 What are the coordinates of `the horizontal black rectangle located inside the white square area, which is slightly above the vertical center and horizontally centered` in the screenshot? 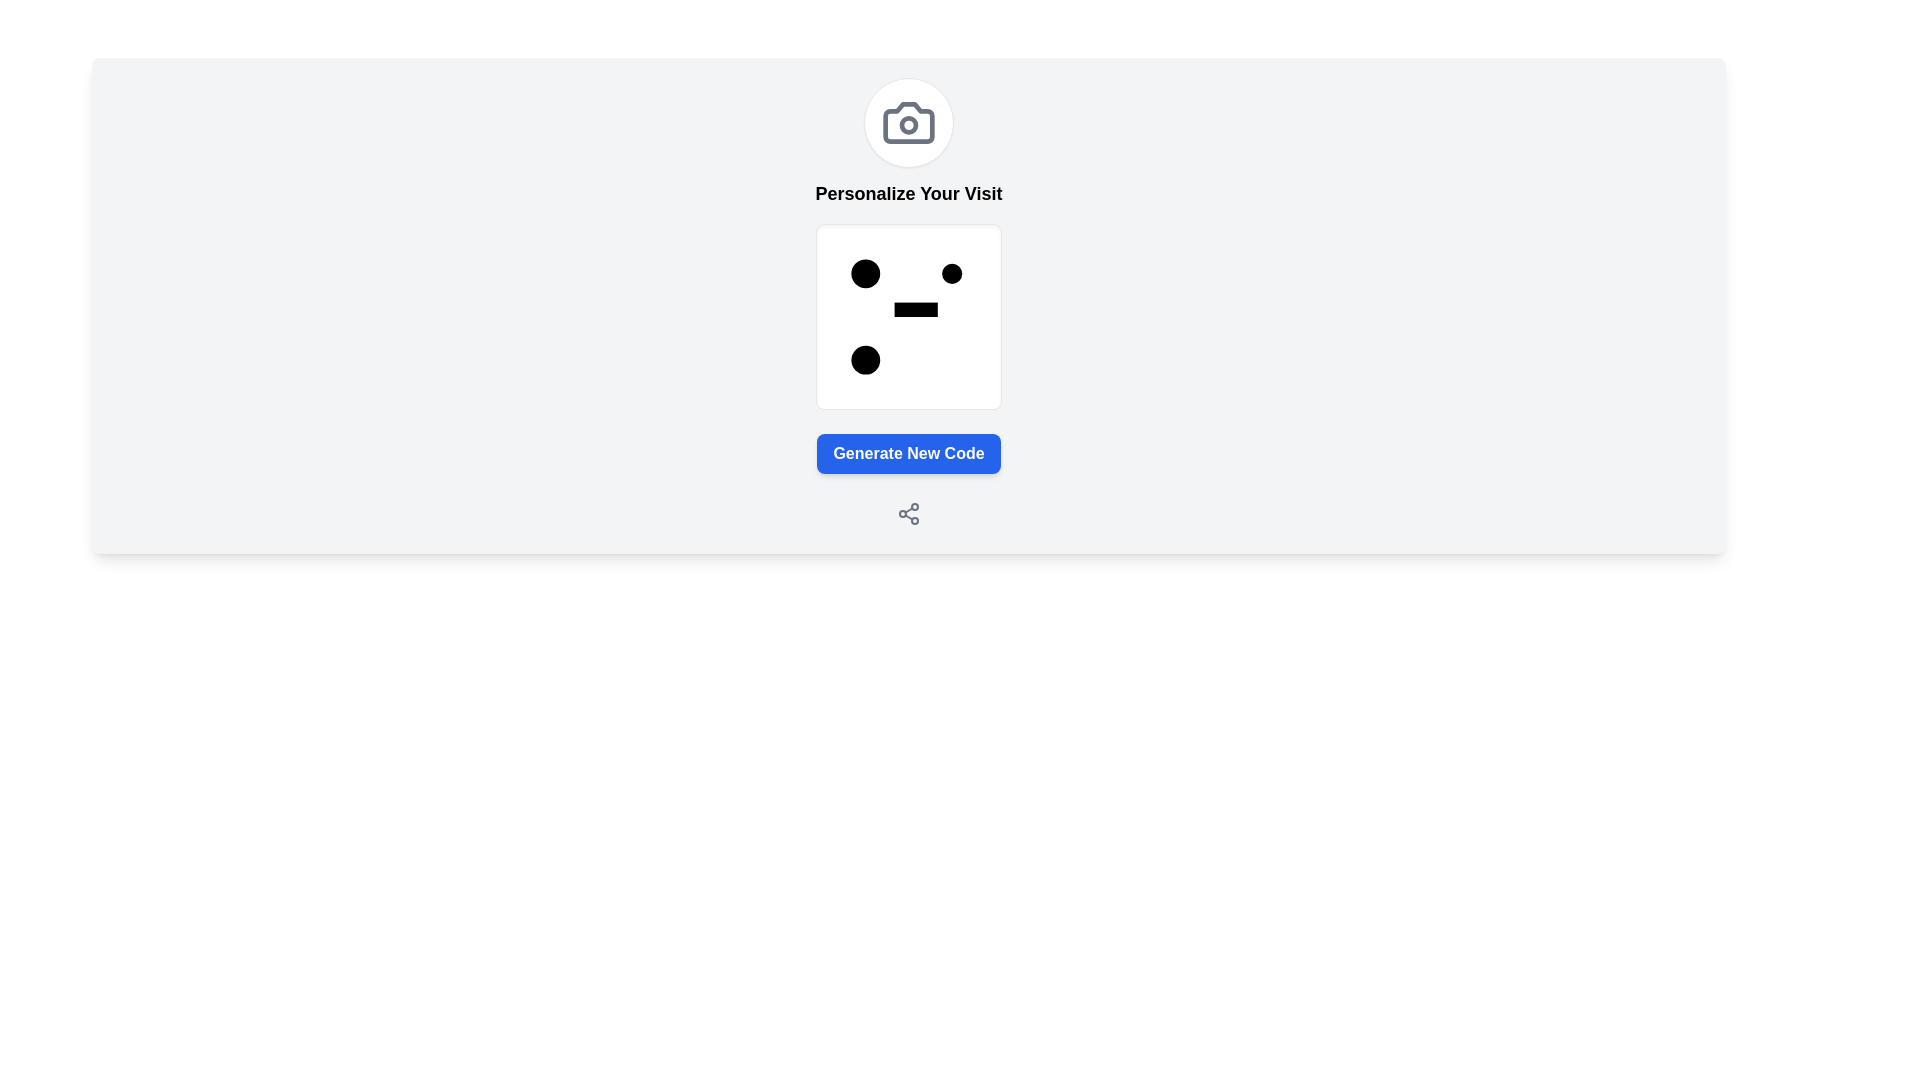 It's located at (915, 309).